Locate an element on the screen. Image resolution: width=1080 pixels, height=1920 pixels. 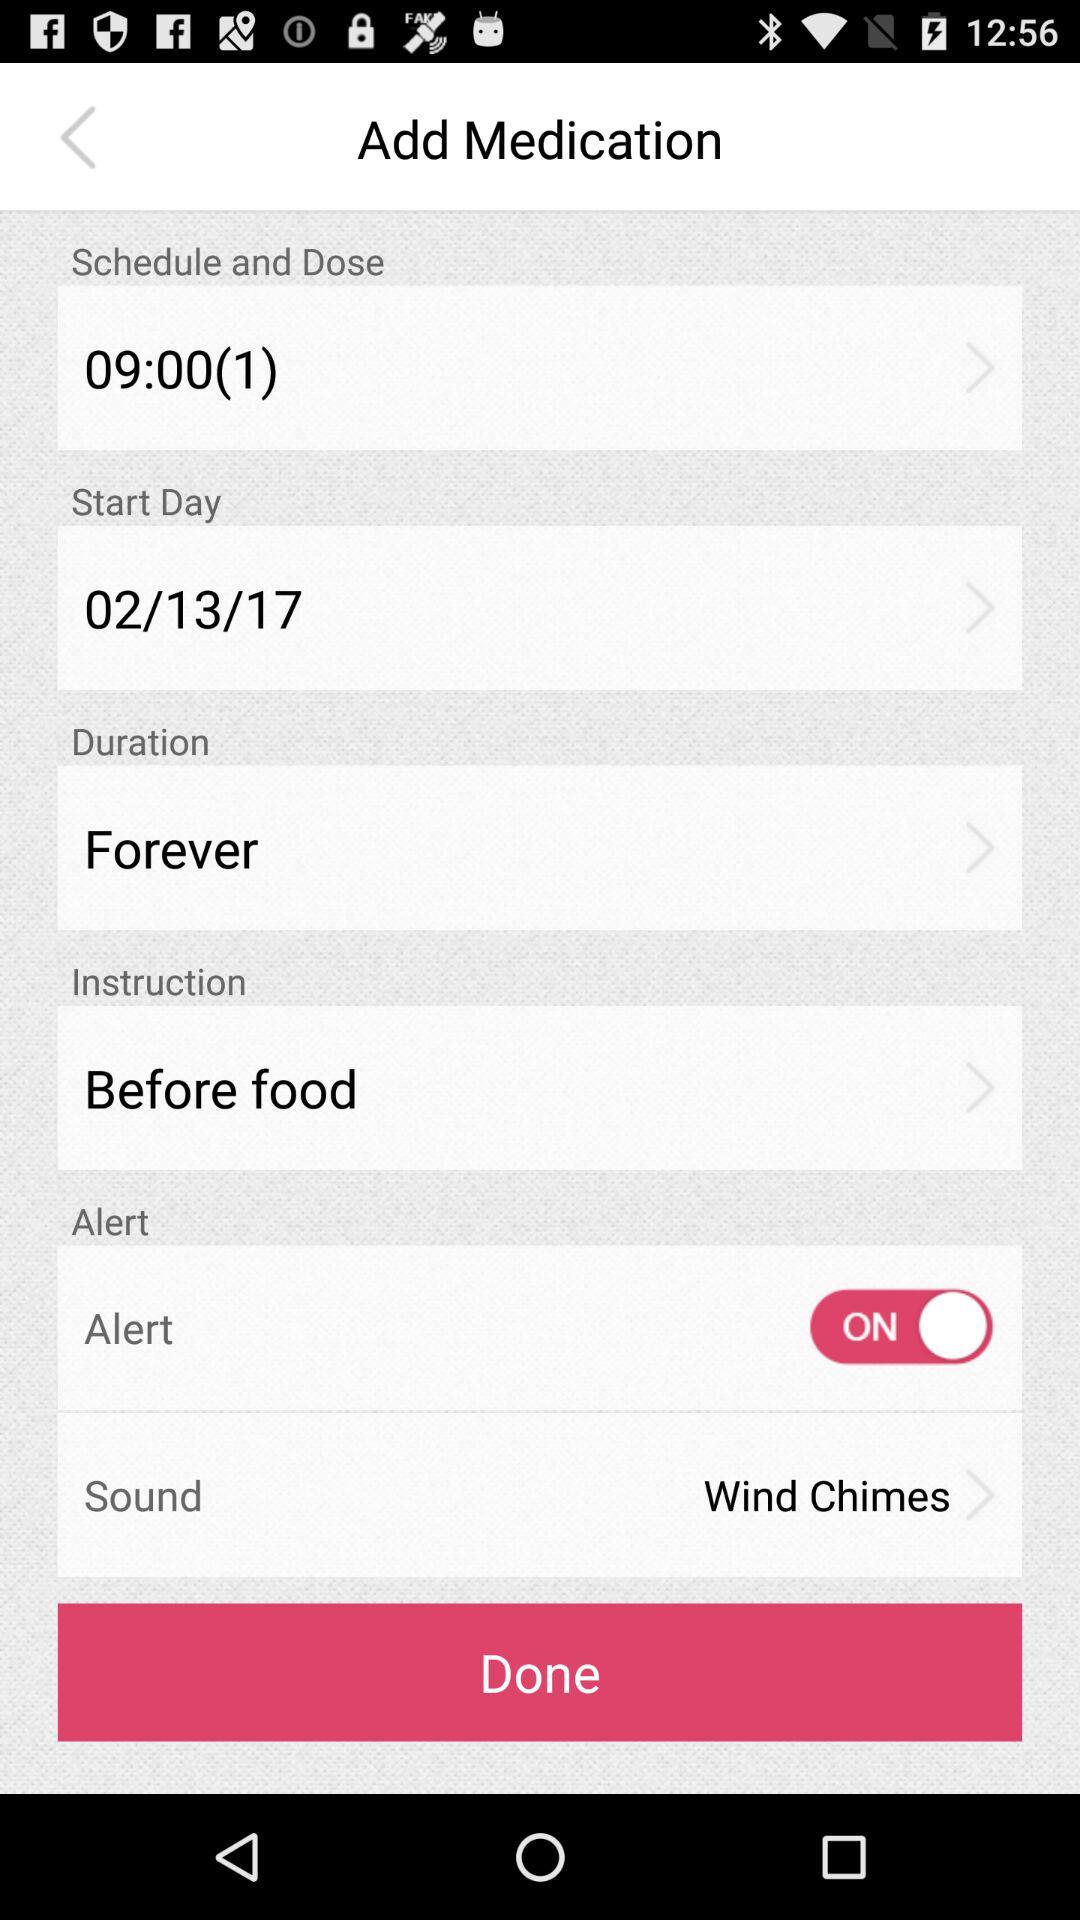
02/13/17 app is located at coordinates (540, 606).